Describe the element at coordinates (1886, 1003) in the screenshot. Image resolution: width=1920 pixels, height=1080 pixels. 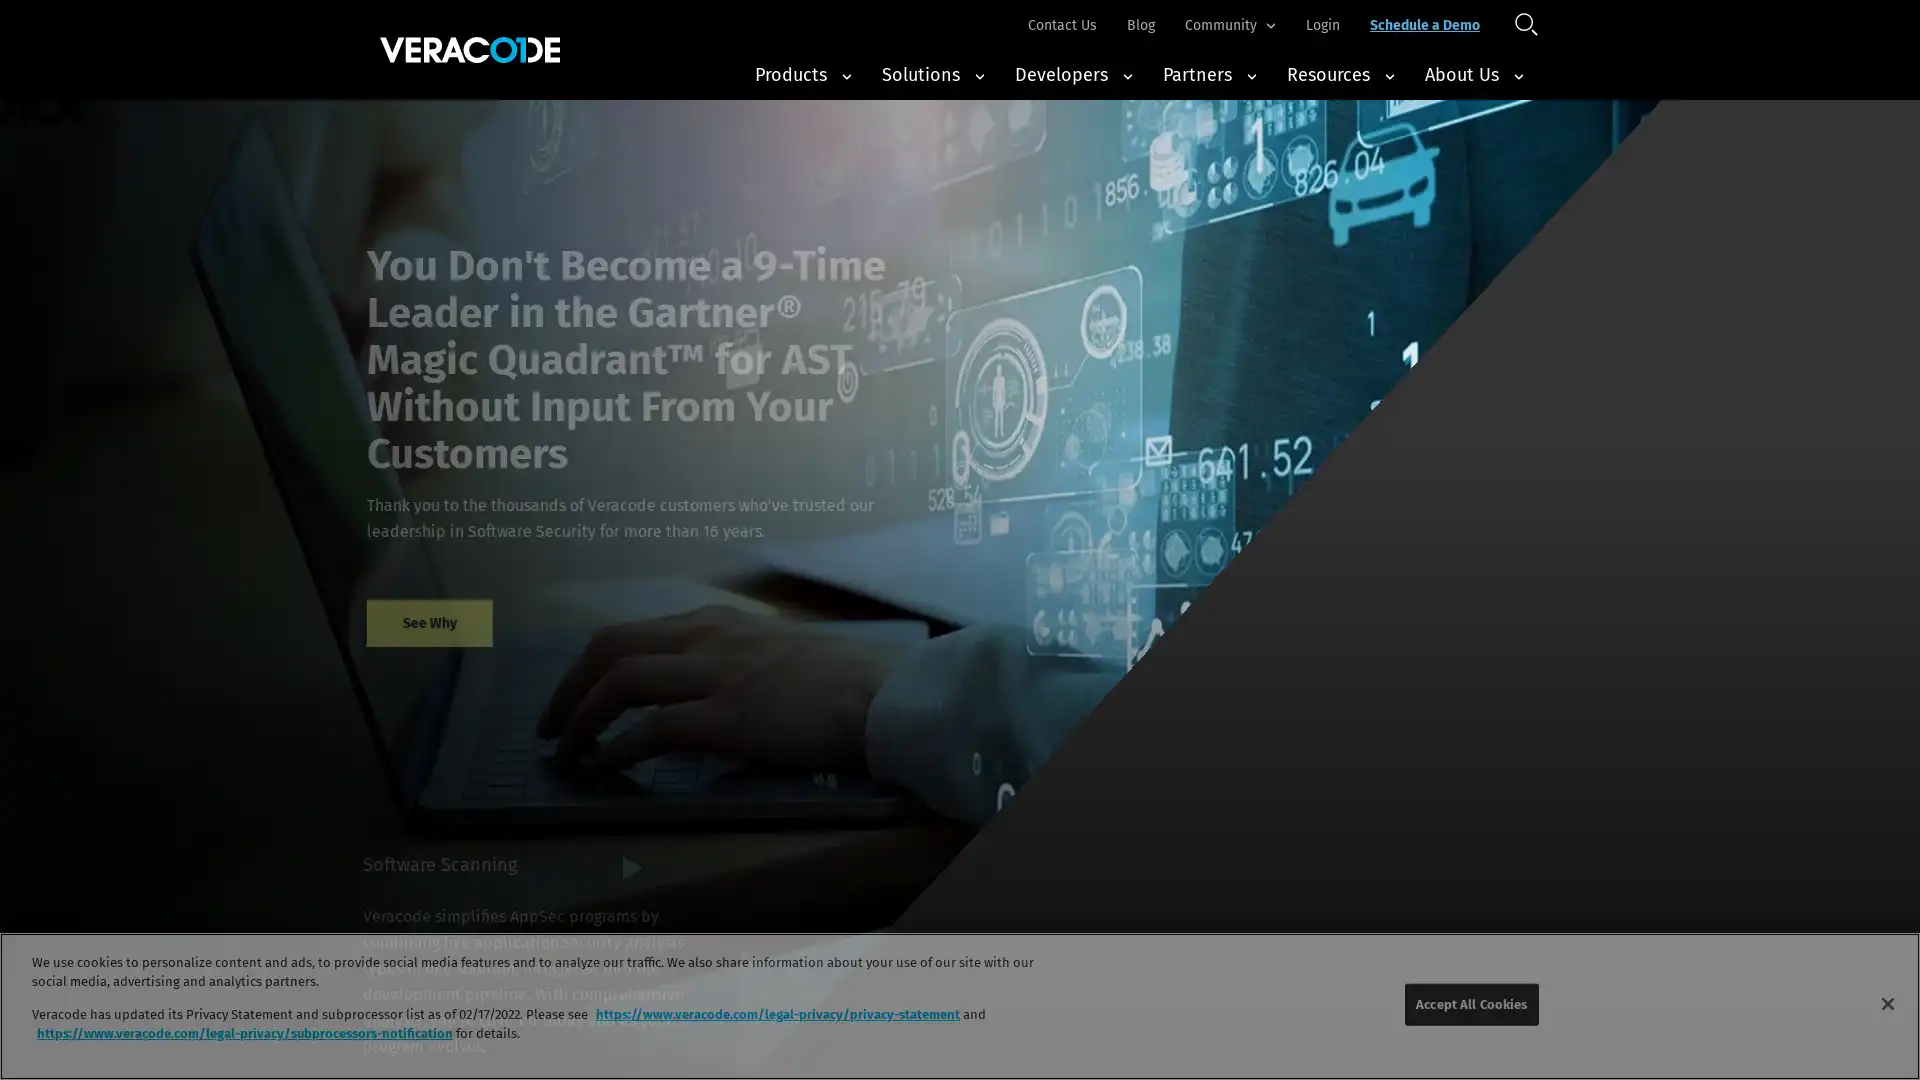
I see `Close` at that location.